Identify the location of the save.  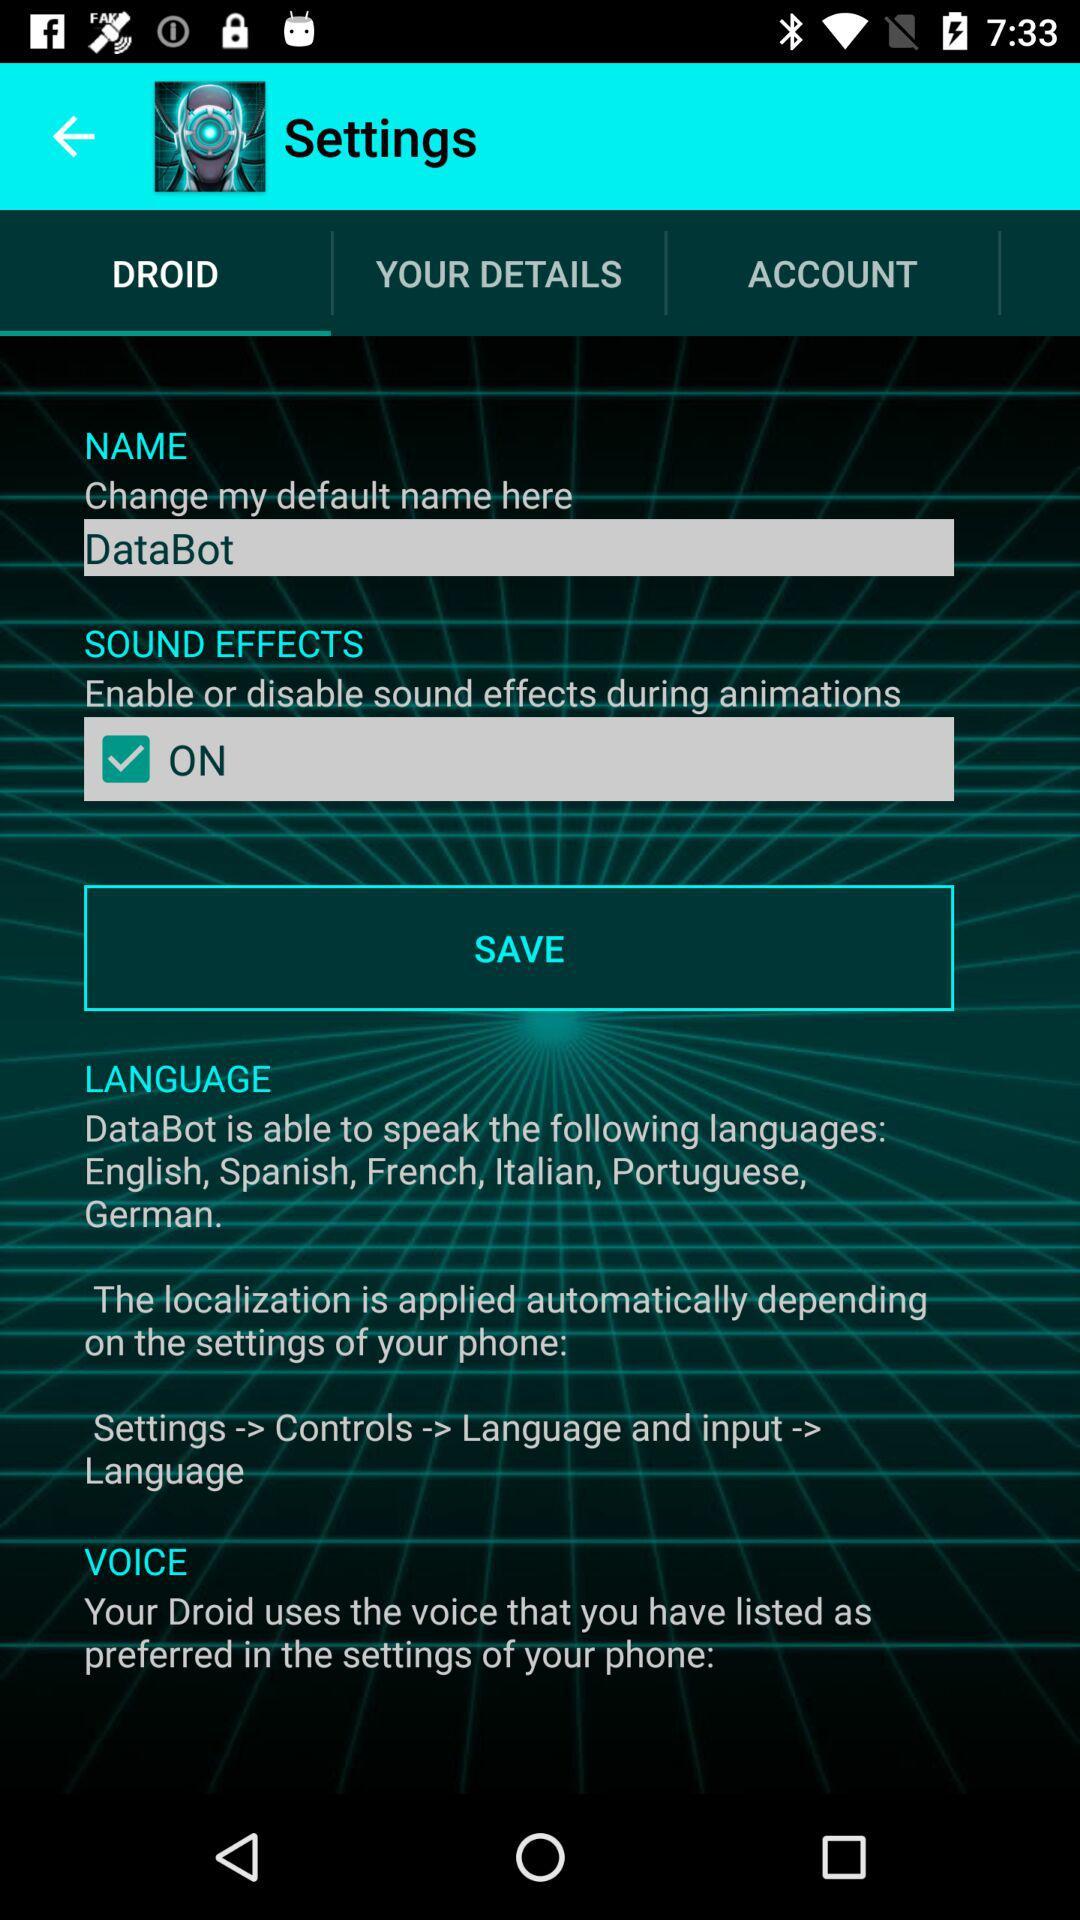
(518, 947).